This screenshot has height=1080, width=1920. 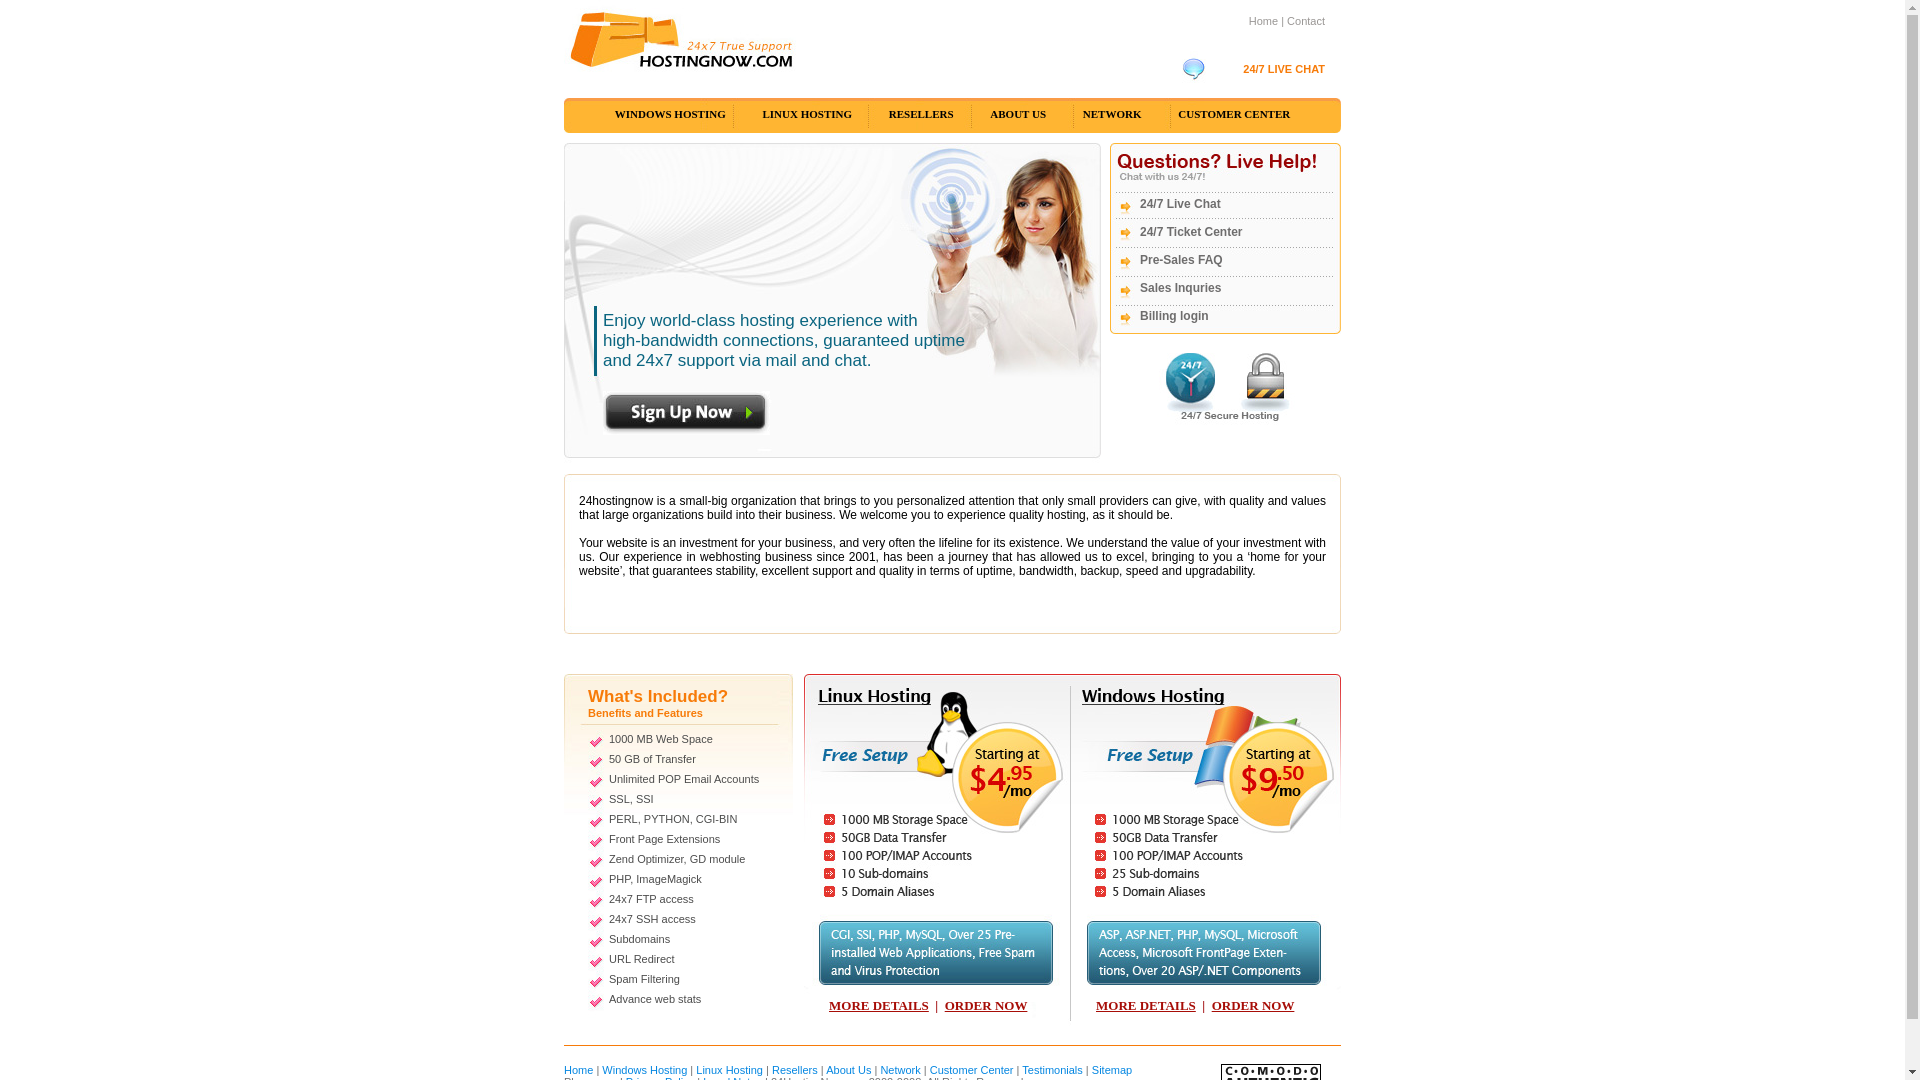 What do you see at coordinates (1051, 1068) in the screenshot?
I see `'Testimonials'` at bounding box center [1051, 1068].